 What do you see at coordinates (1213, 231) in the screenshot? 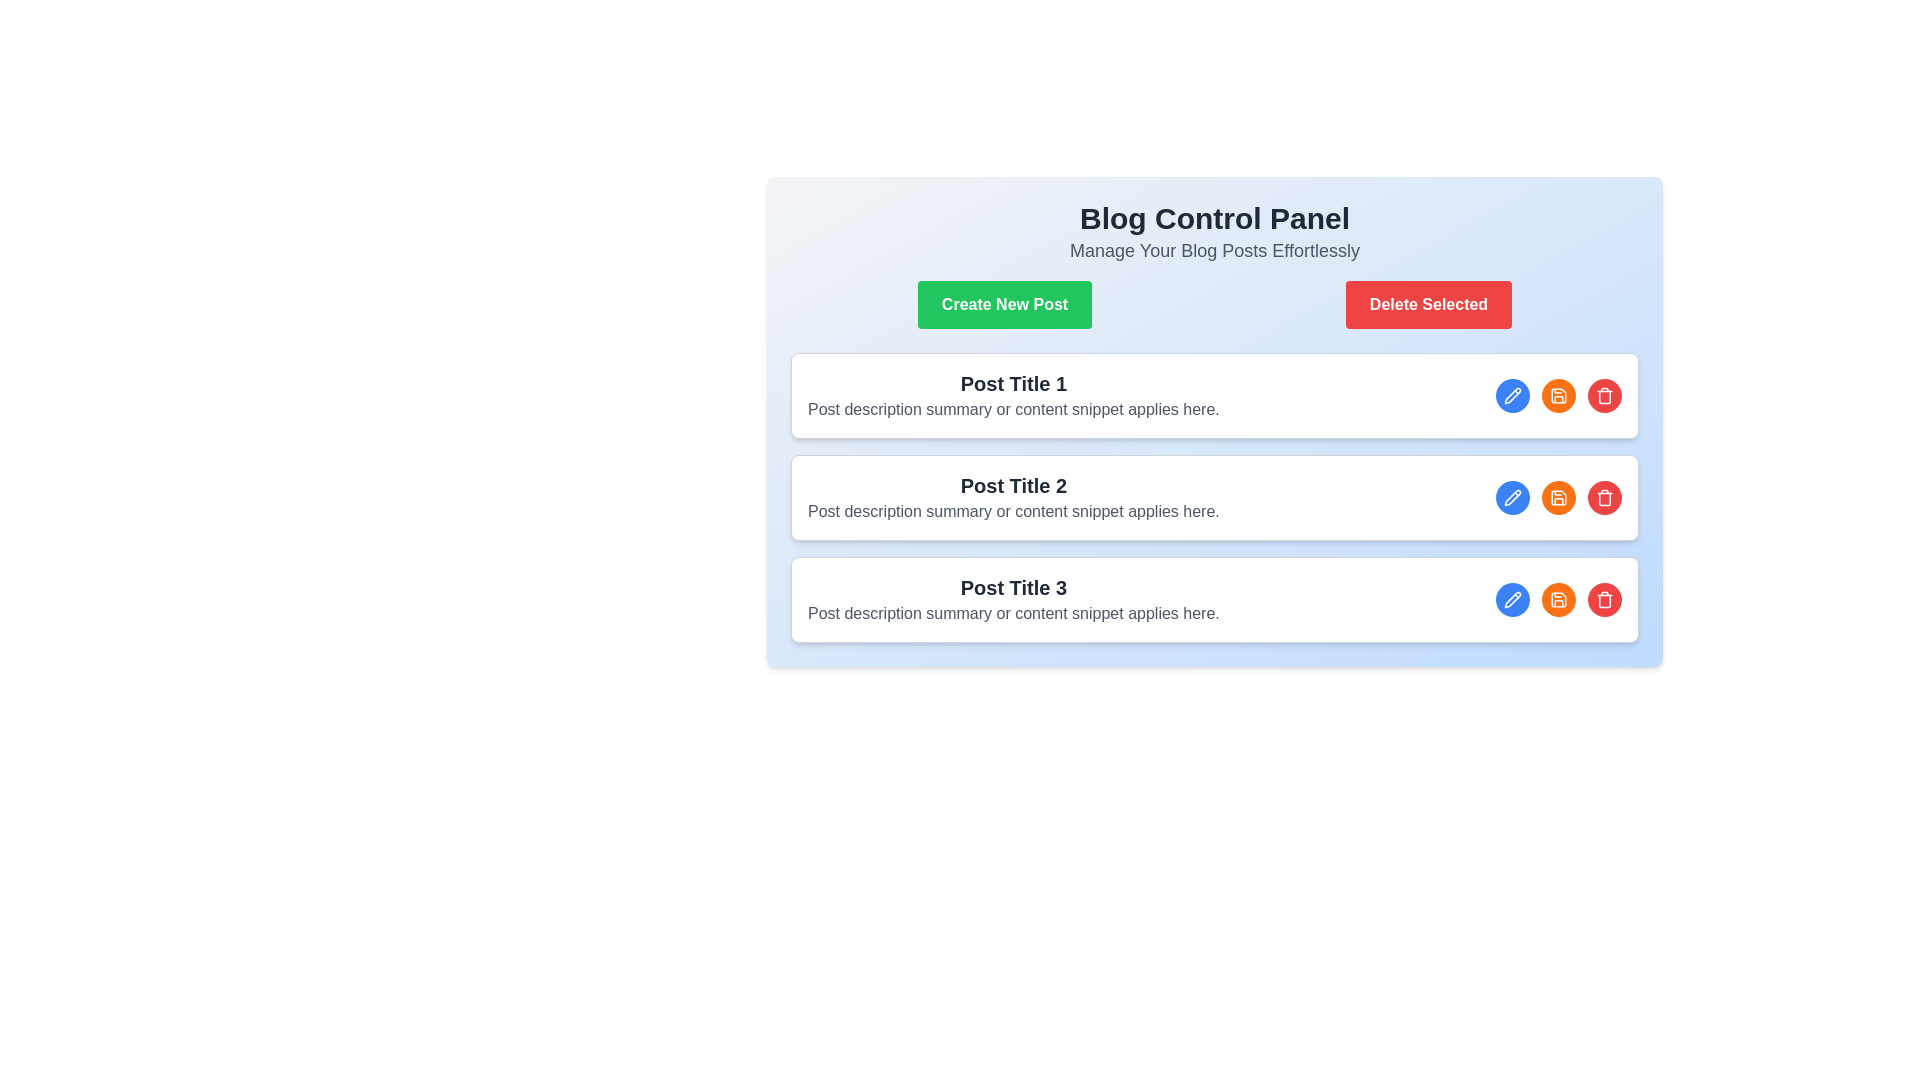
I see `the Header text element that serves as the title and subtitle of the blog control panel interface, located at the top of the central content panel and above the interactive buttons` at bounding box center [1213, 231].